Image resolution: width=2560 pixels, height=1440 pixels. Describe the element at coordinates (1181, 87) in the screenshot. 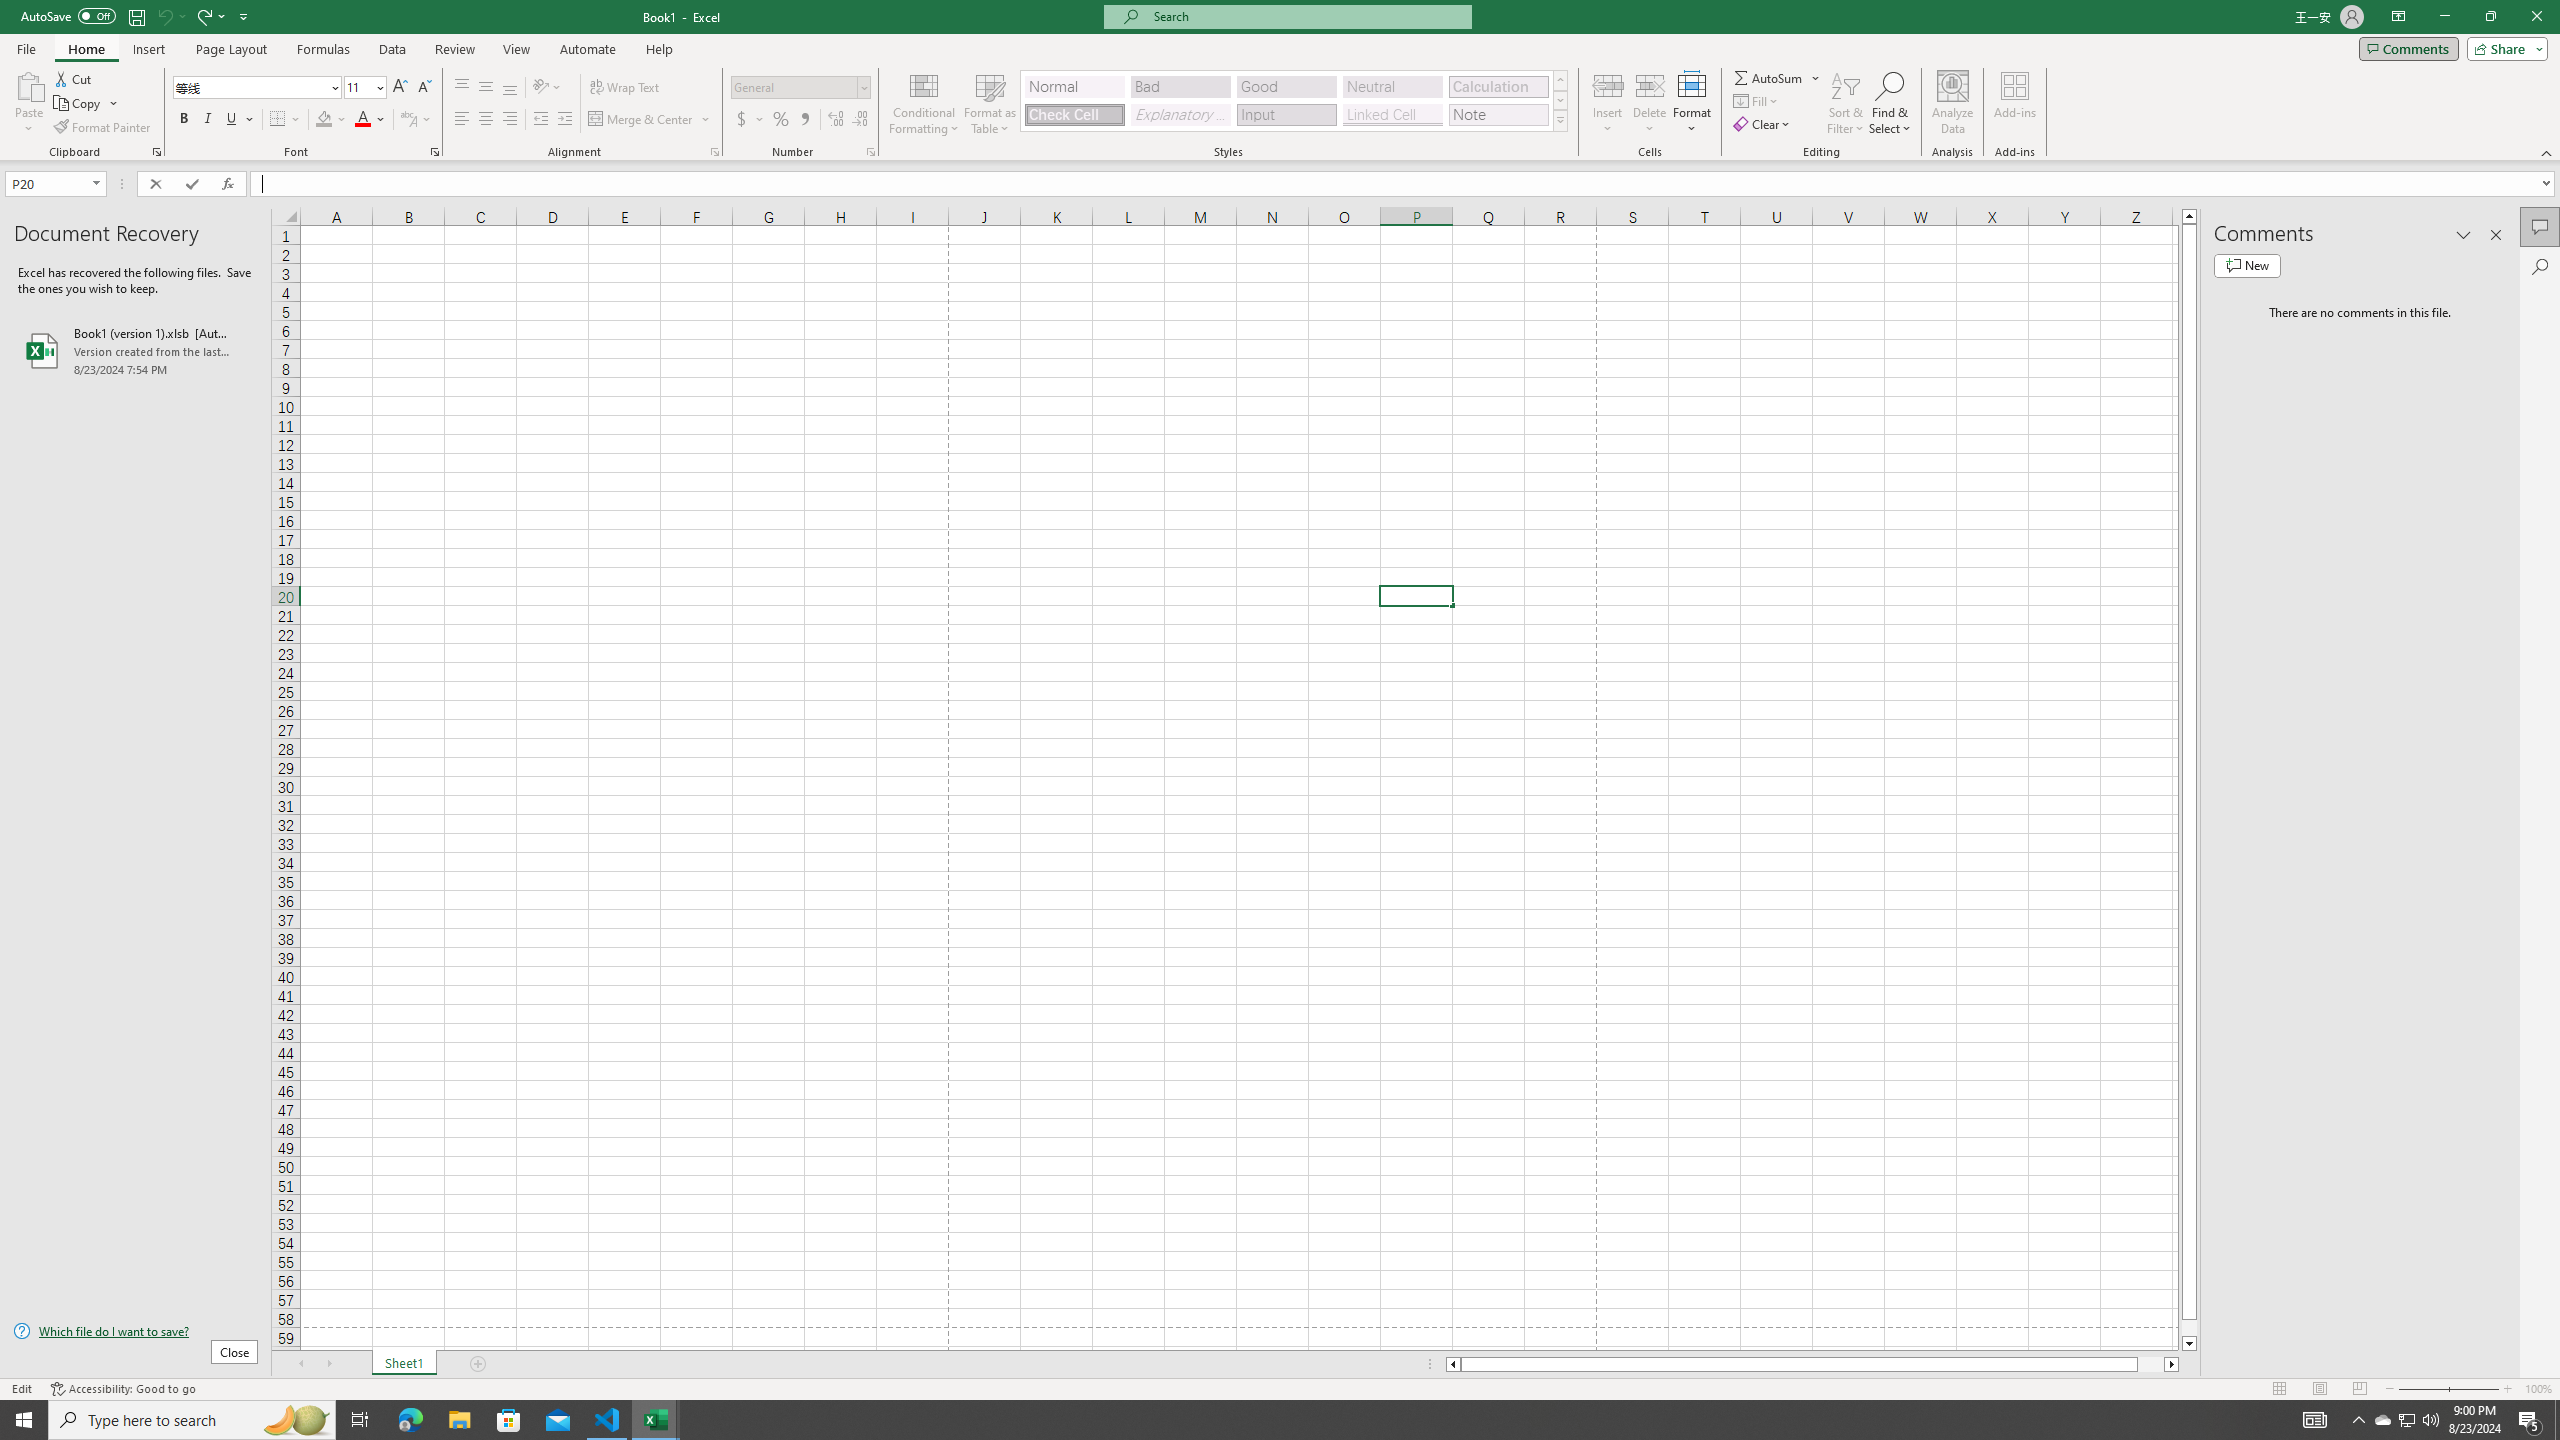

I see `'Bad'` at that location.